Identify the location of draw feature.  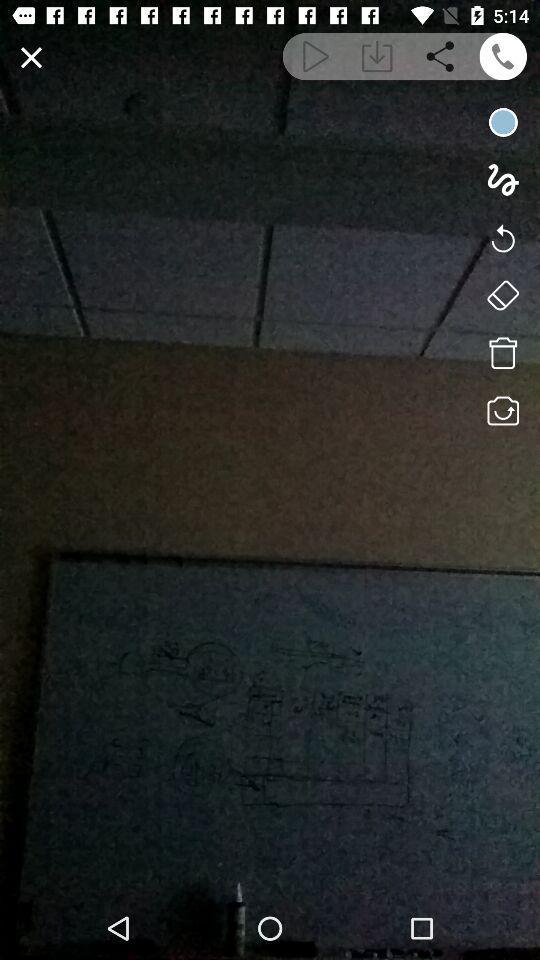
(502, 179).